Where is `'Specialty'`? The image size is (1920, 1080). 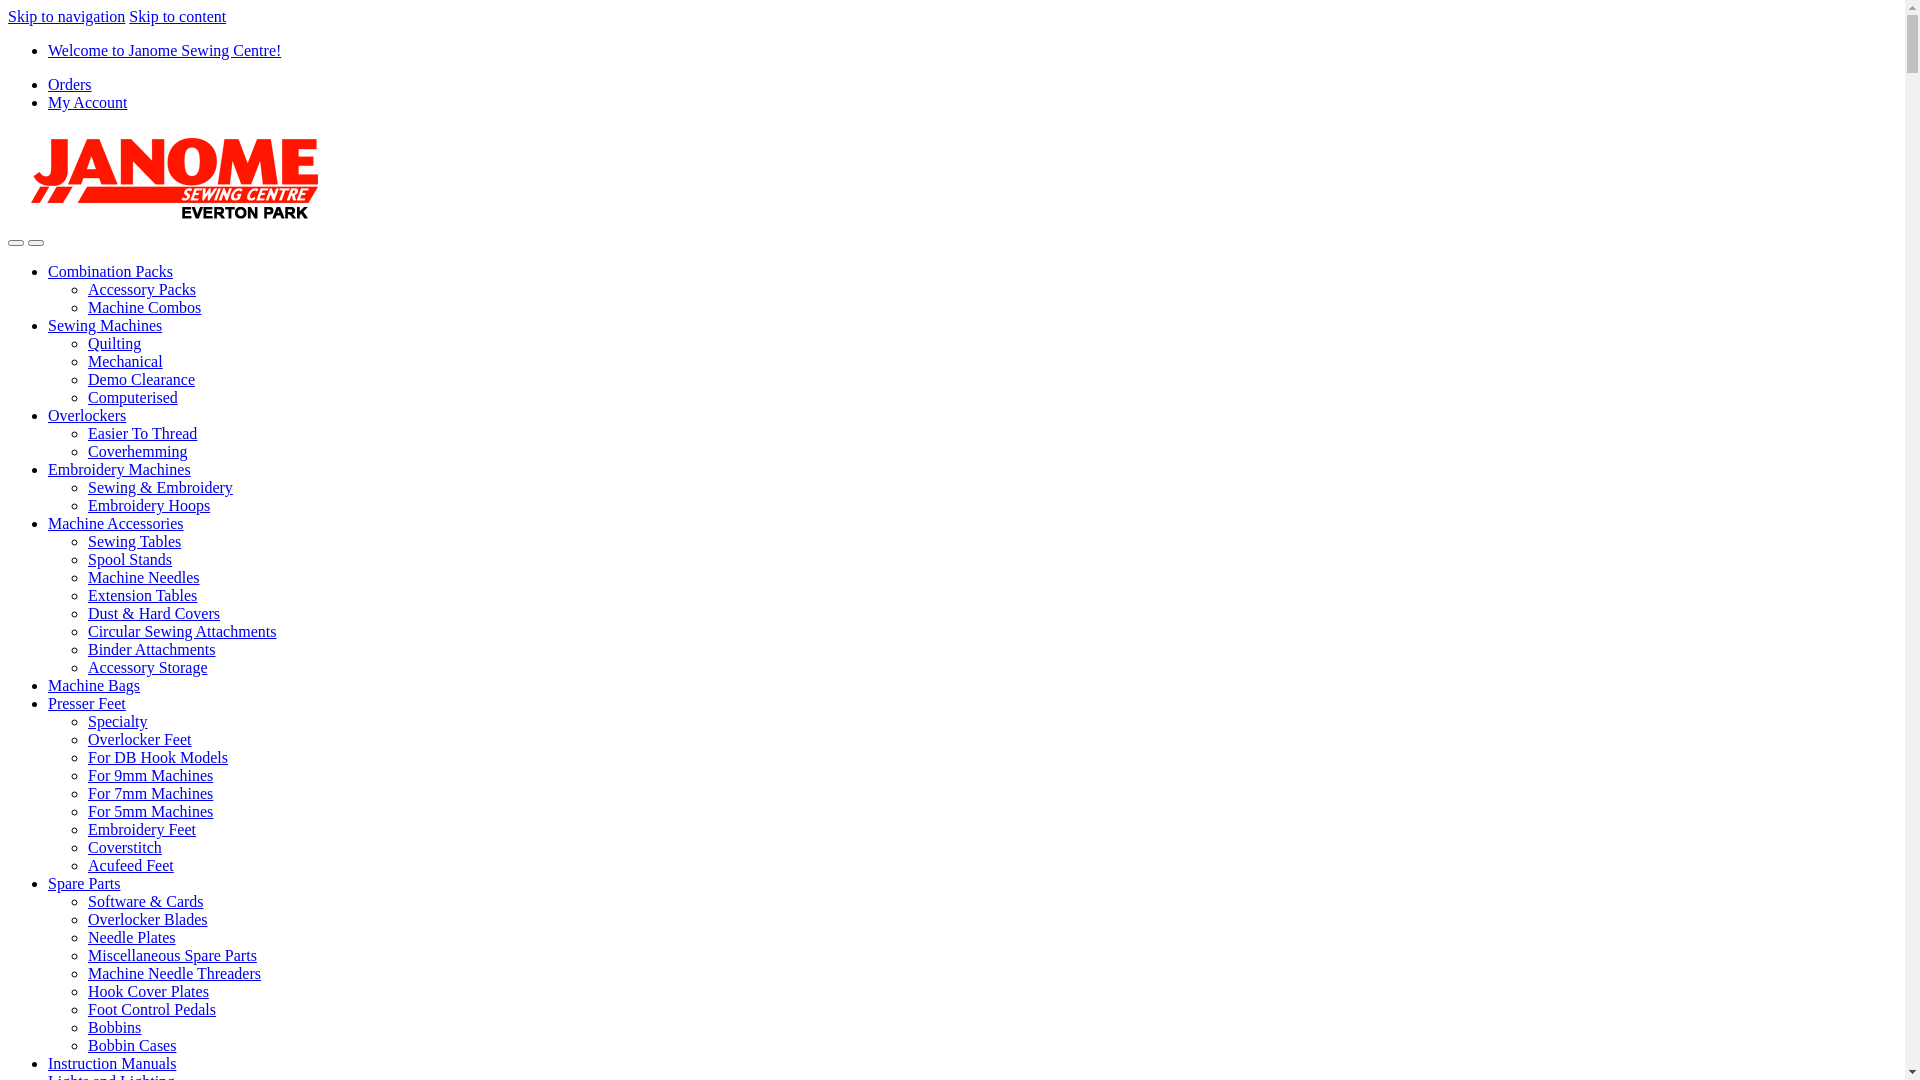 'Specialty' is located at coordinates (117, 721).